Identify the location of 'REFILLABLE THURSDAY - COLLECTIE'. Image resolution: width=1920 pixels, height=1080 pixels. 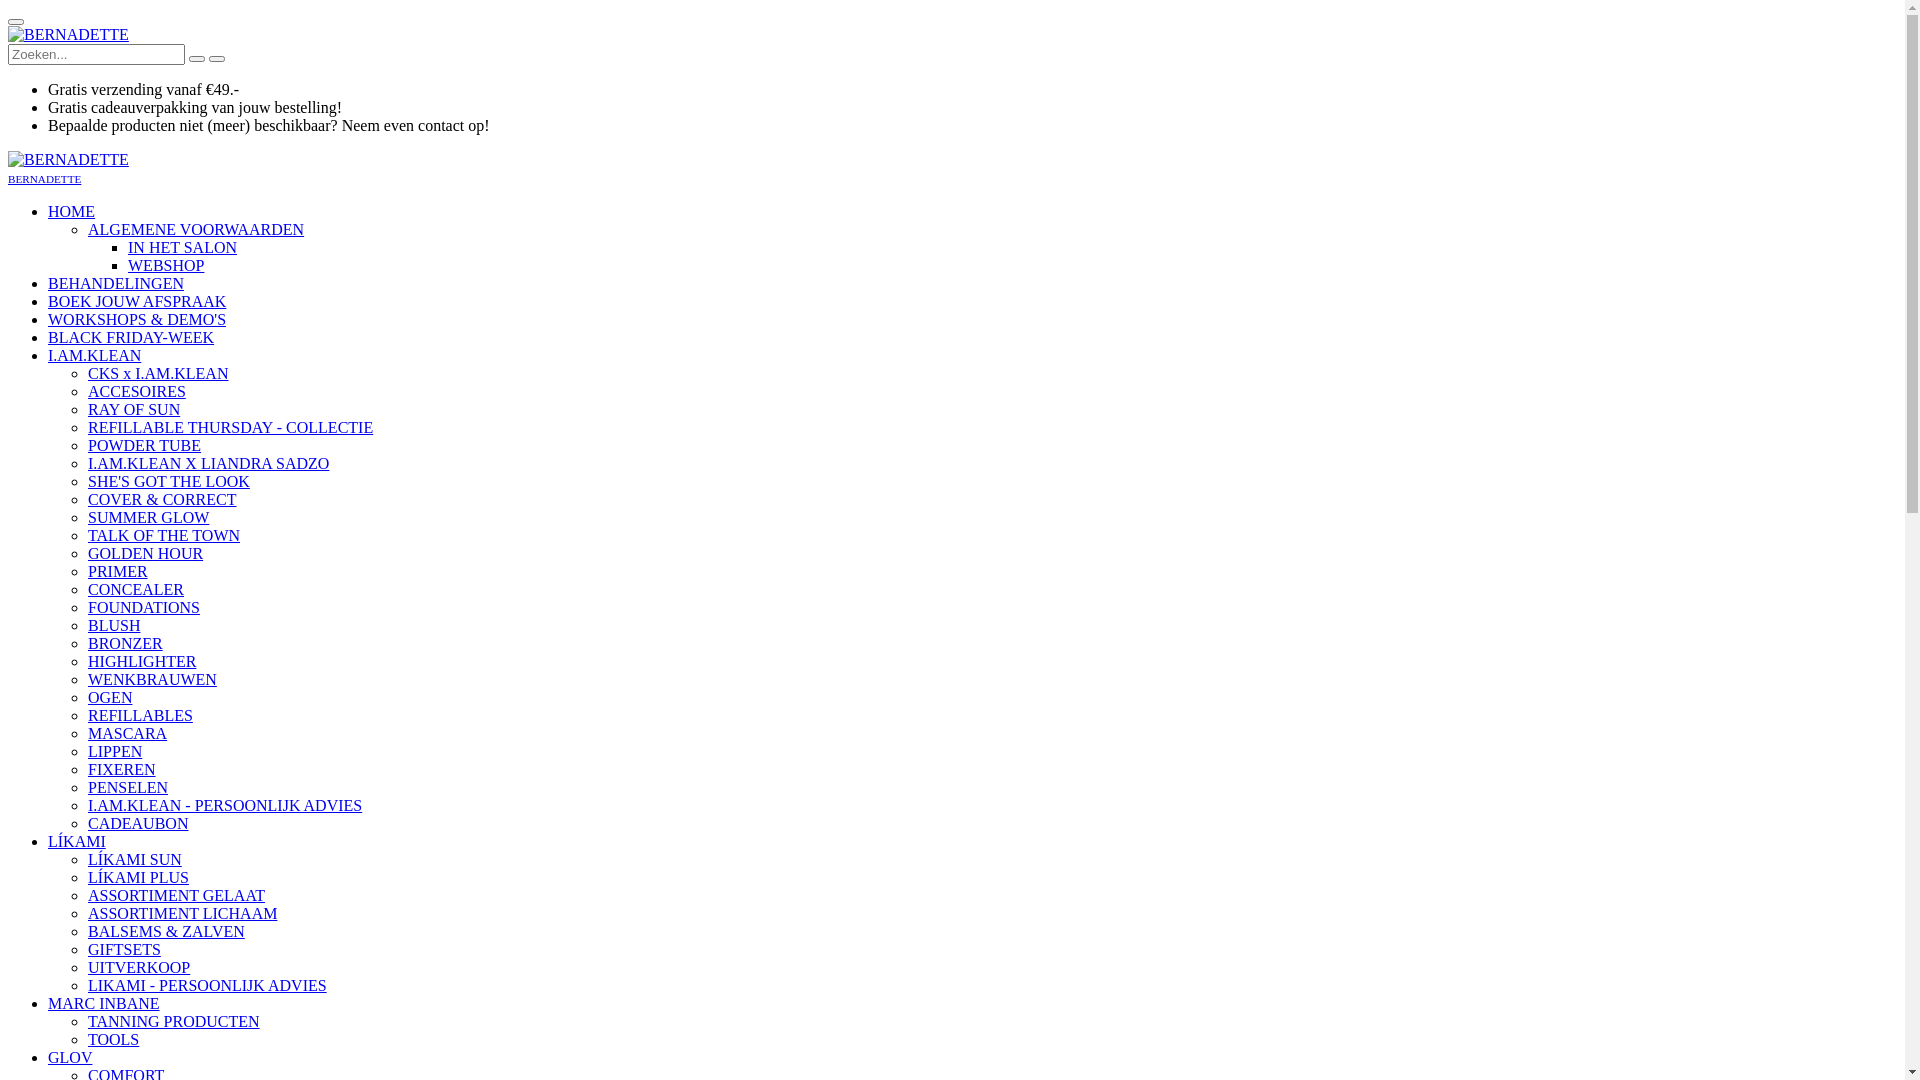
(86, 426).